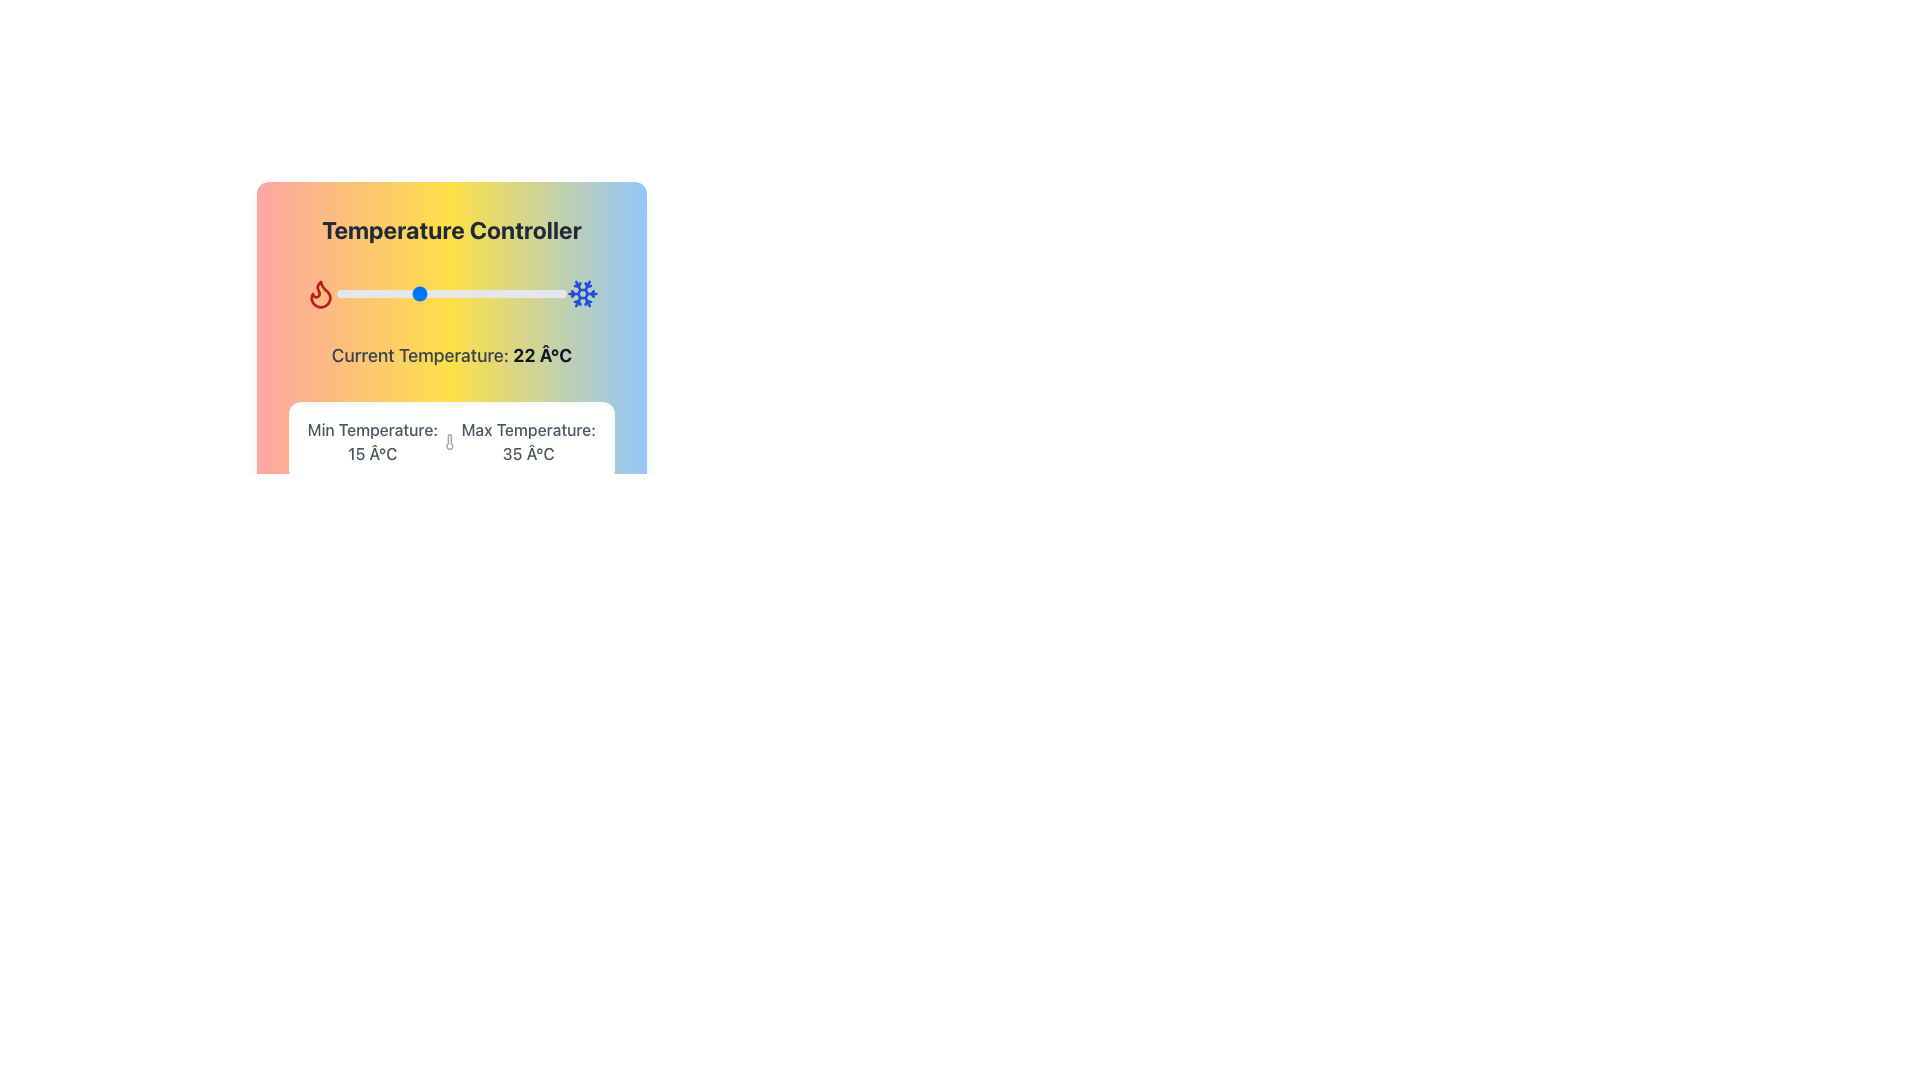 The height and width of the screenshot is (1080, 1920). Describe the element at coordinates (450, 346) in the screenshot. I see `the temperature controller interface section` at that location.